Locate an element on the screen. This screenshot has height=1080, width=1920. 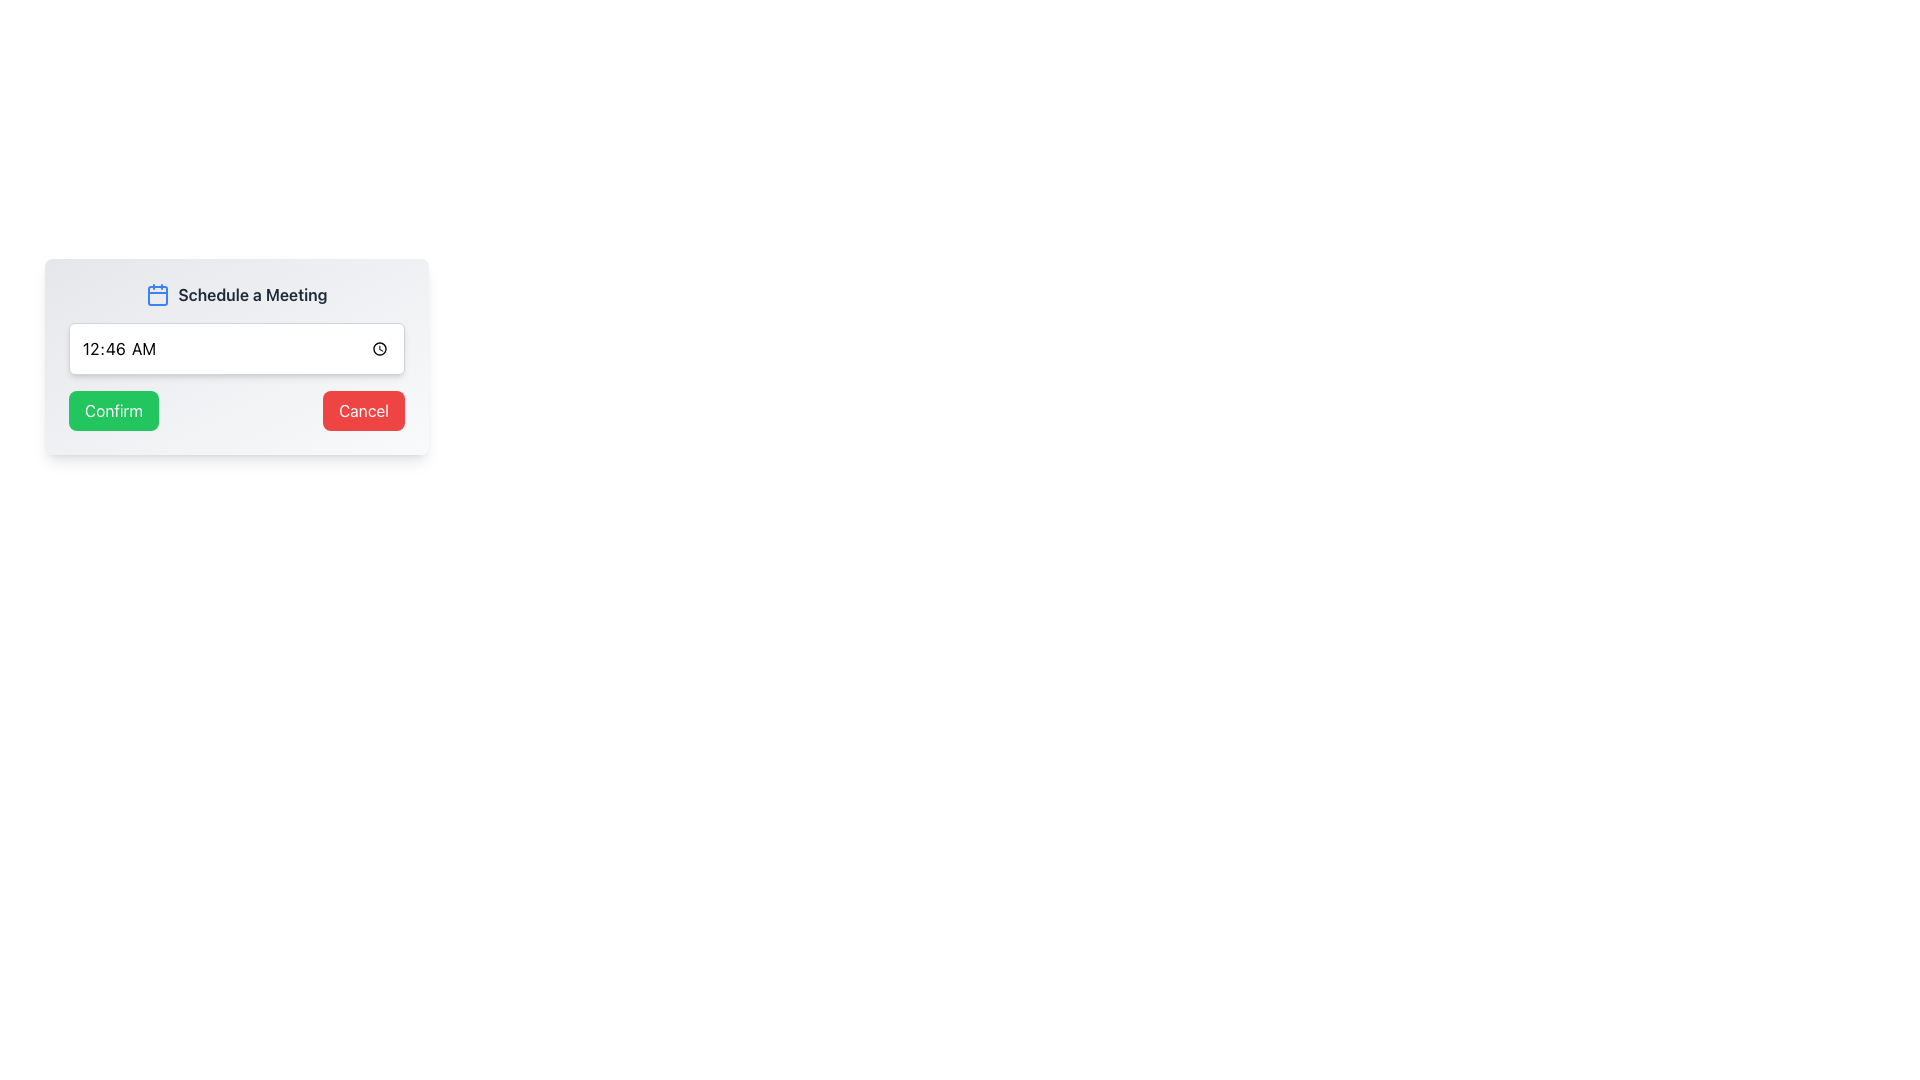
the calendar icon located at the top-left corner of the section containing the text 'Schedule a Meeting' is located at coordinates (157, 294).